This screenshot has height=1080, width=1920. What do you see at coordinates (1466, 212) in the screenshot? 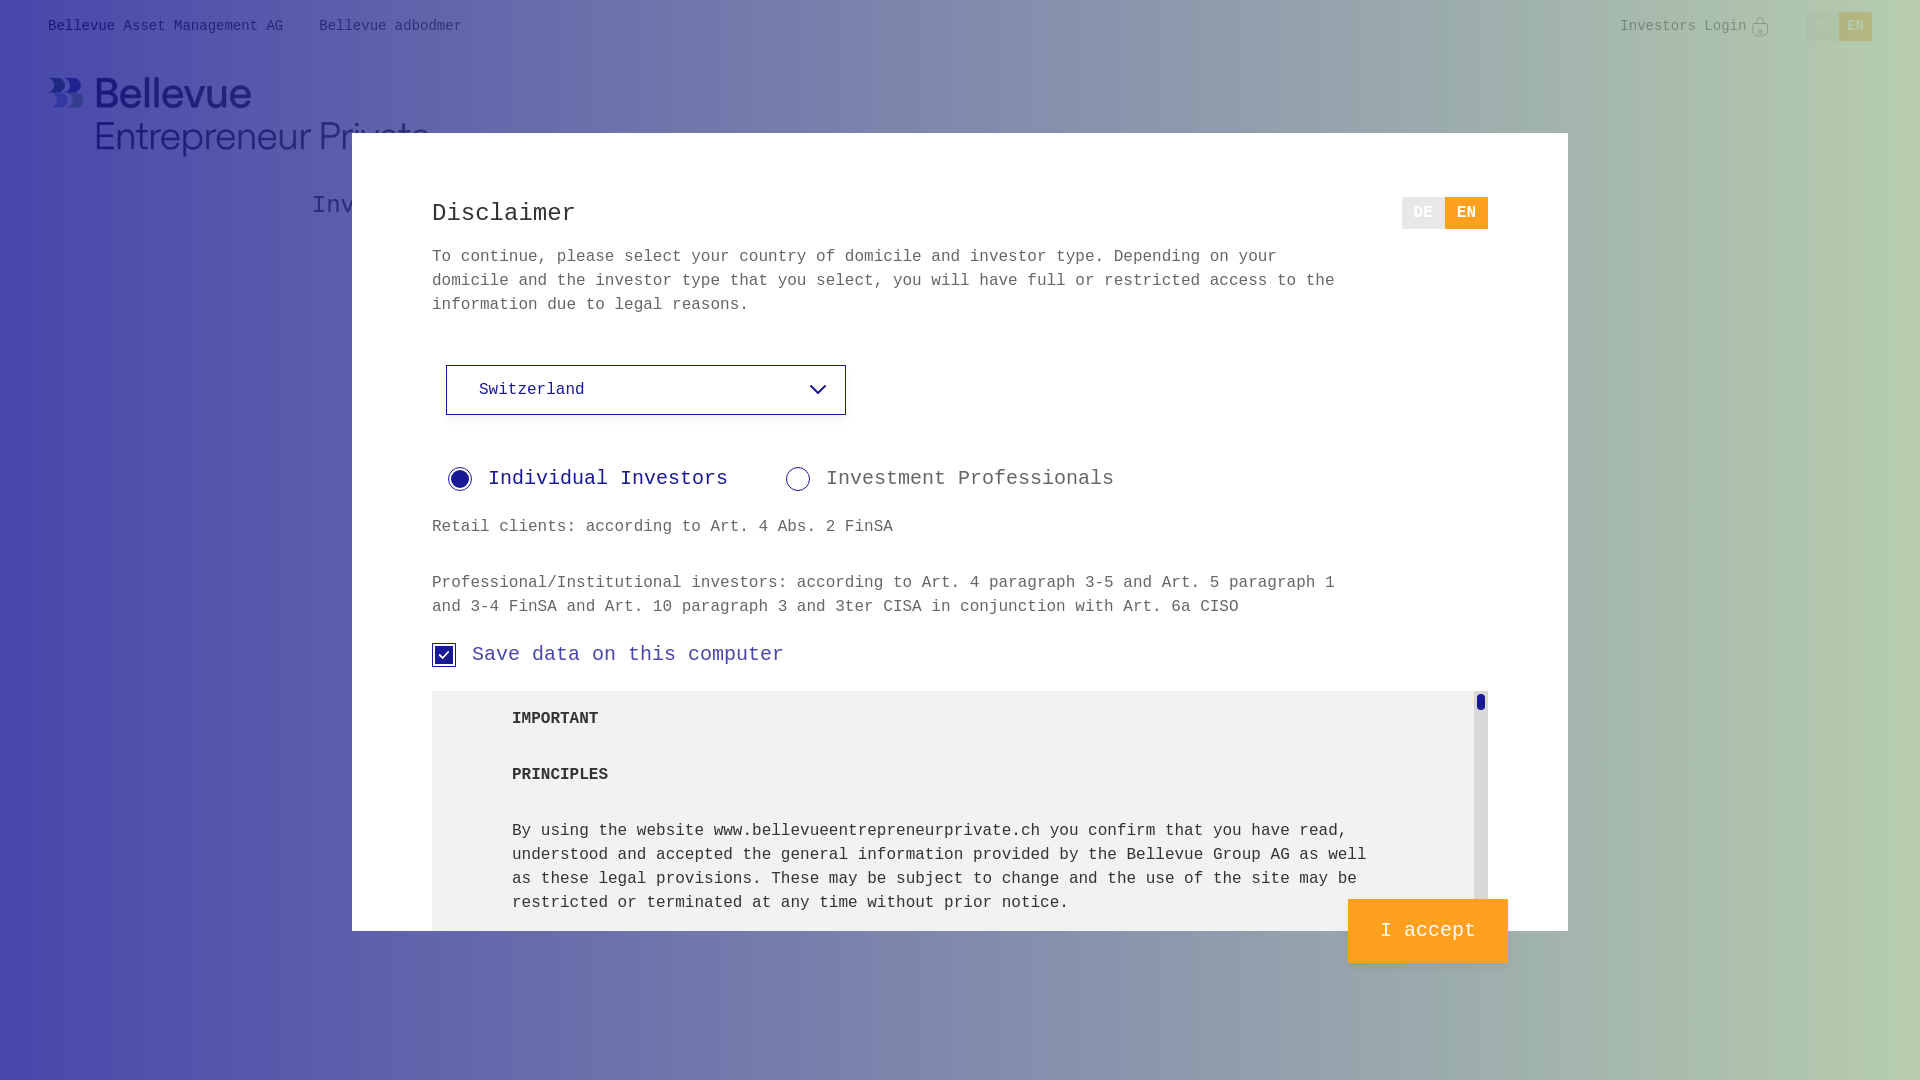
I see `'EN'` at bounding box center [1466, 212].